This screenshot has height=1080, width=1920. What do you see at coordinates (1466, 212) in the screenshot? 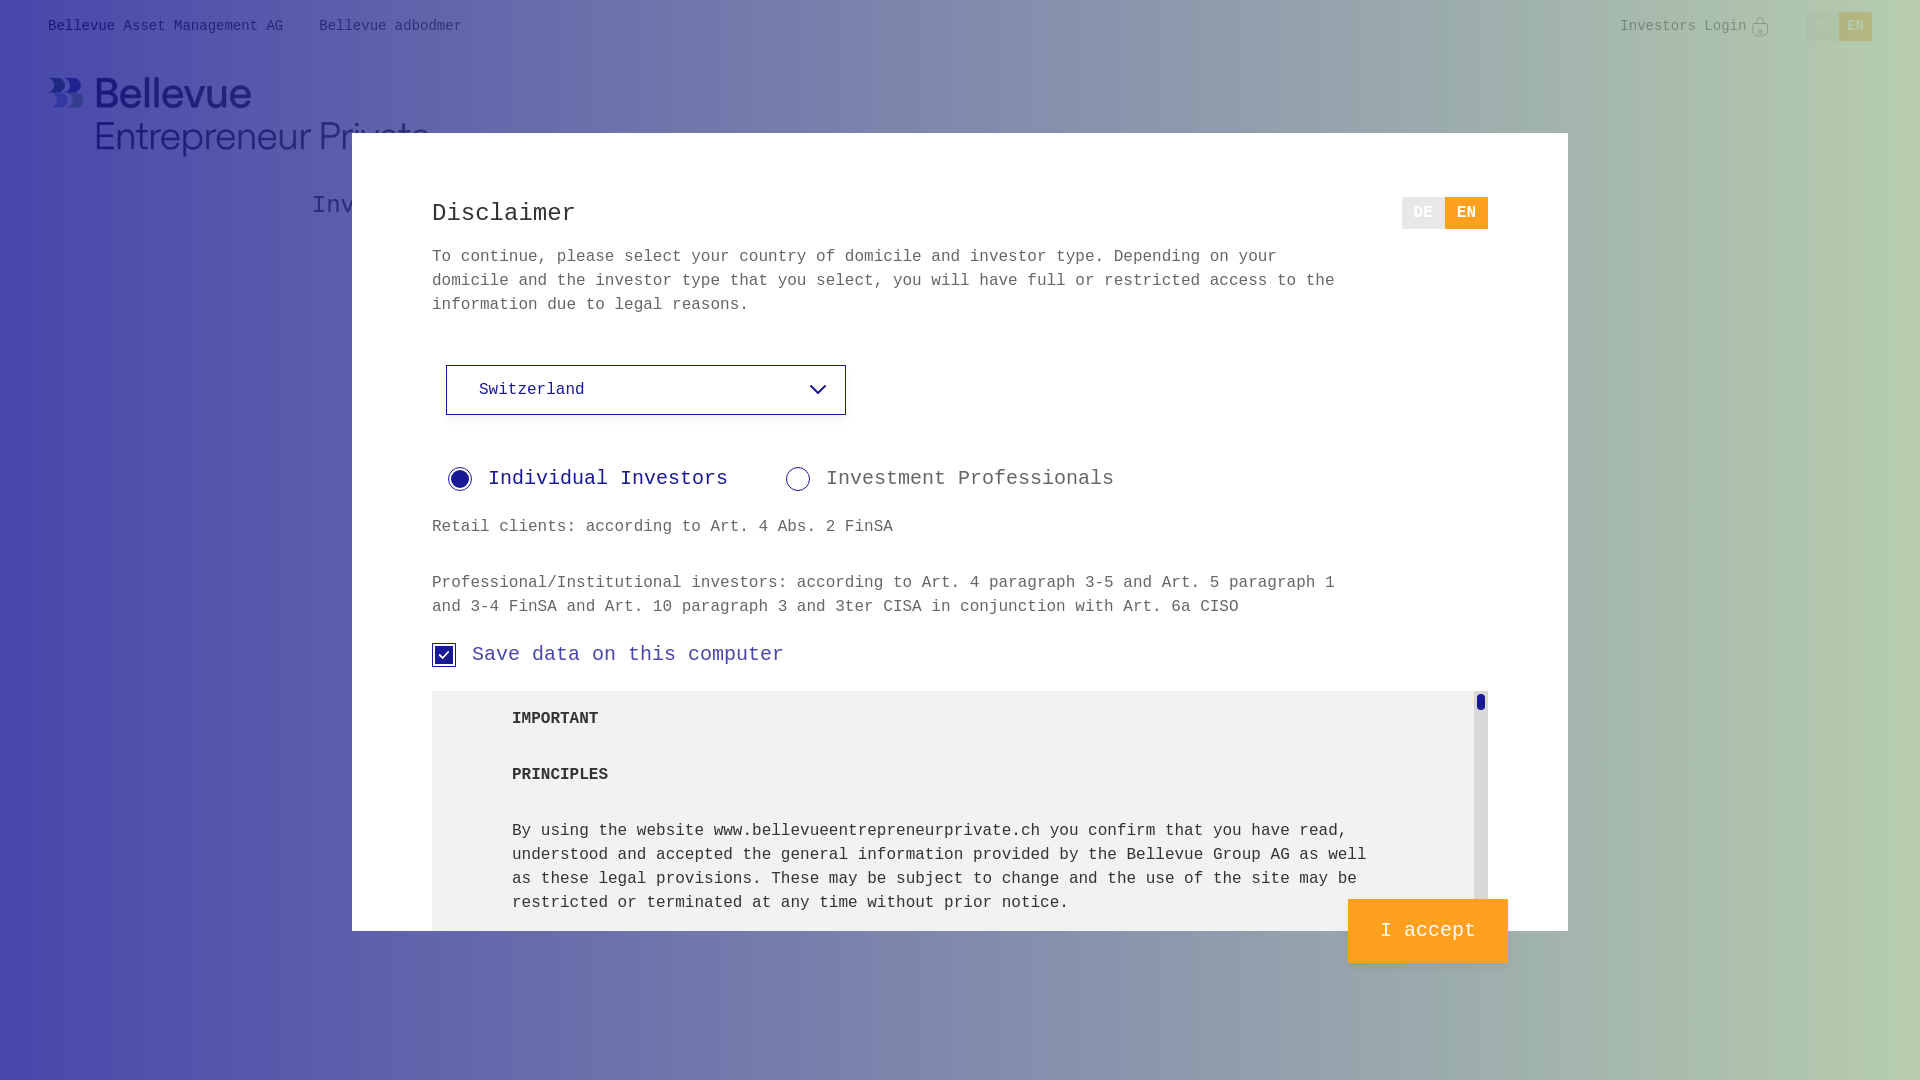
I see `'EN'` at bounding box center [1466, 212].